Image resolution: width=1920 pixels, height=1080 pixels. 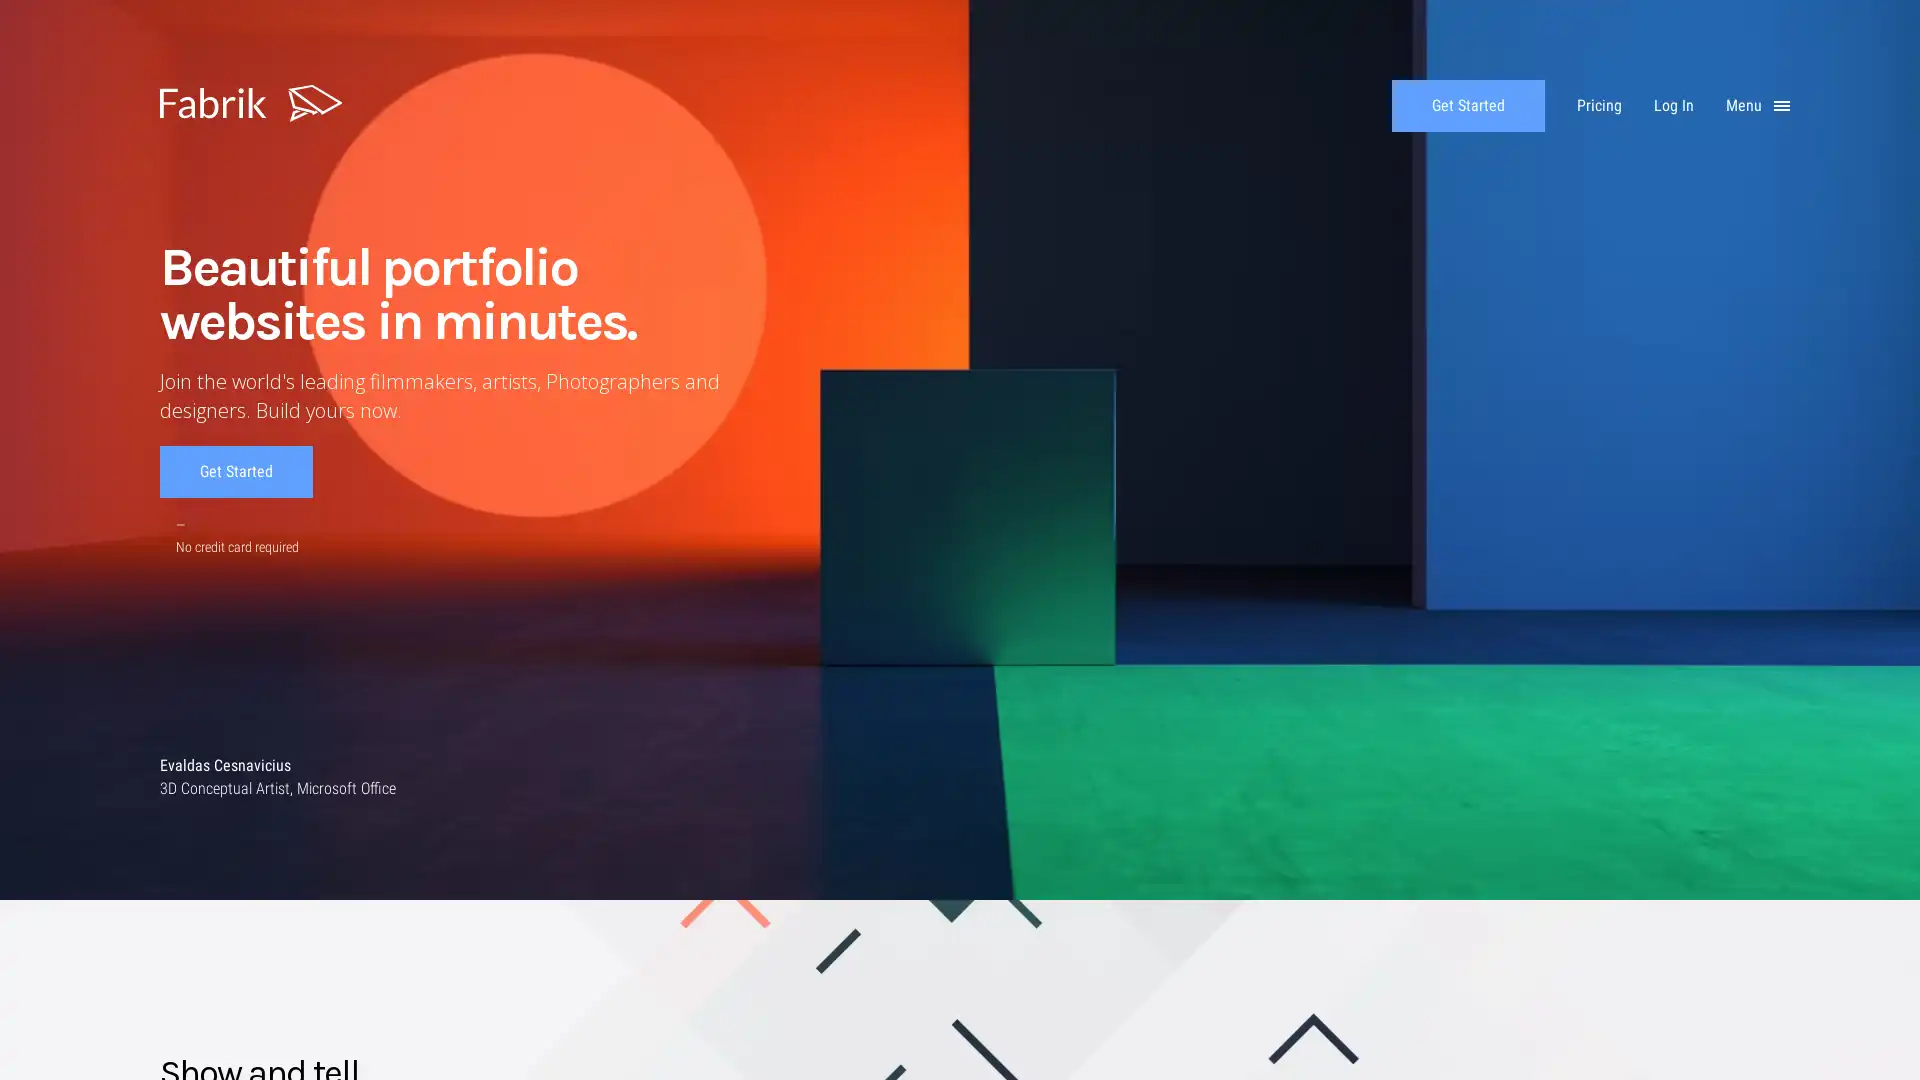 I want to click on Menu, so click(x=1745, y=105).